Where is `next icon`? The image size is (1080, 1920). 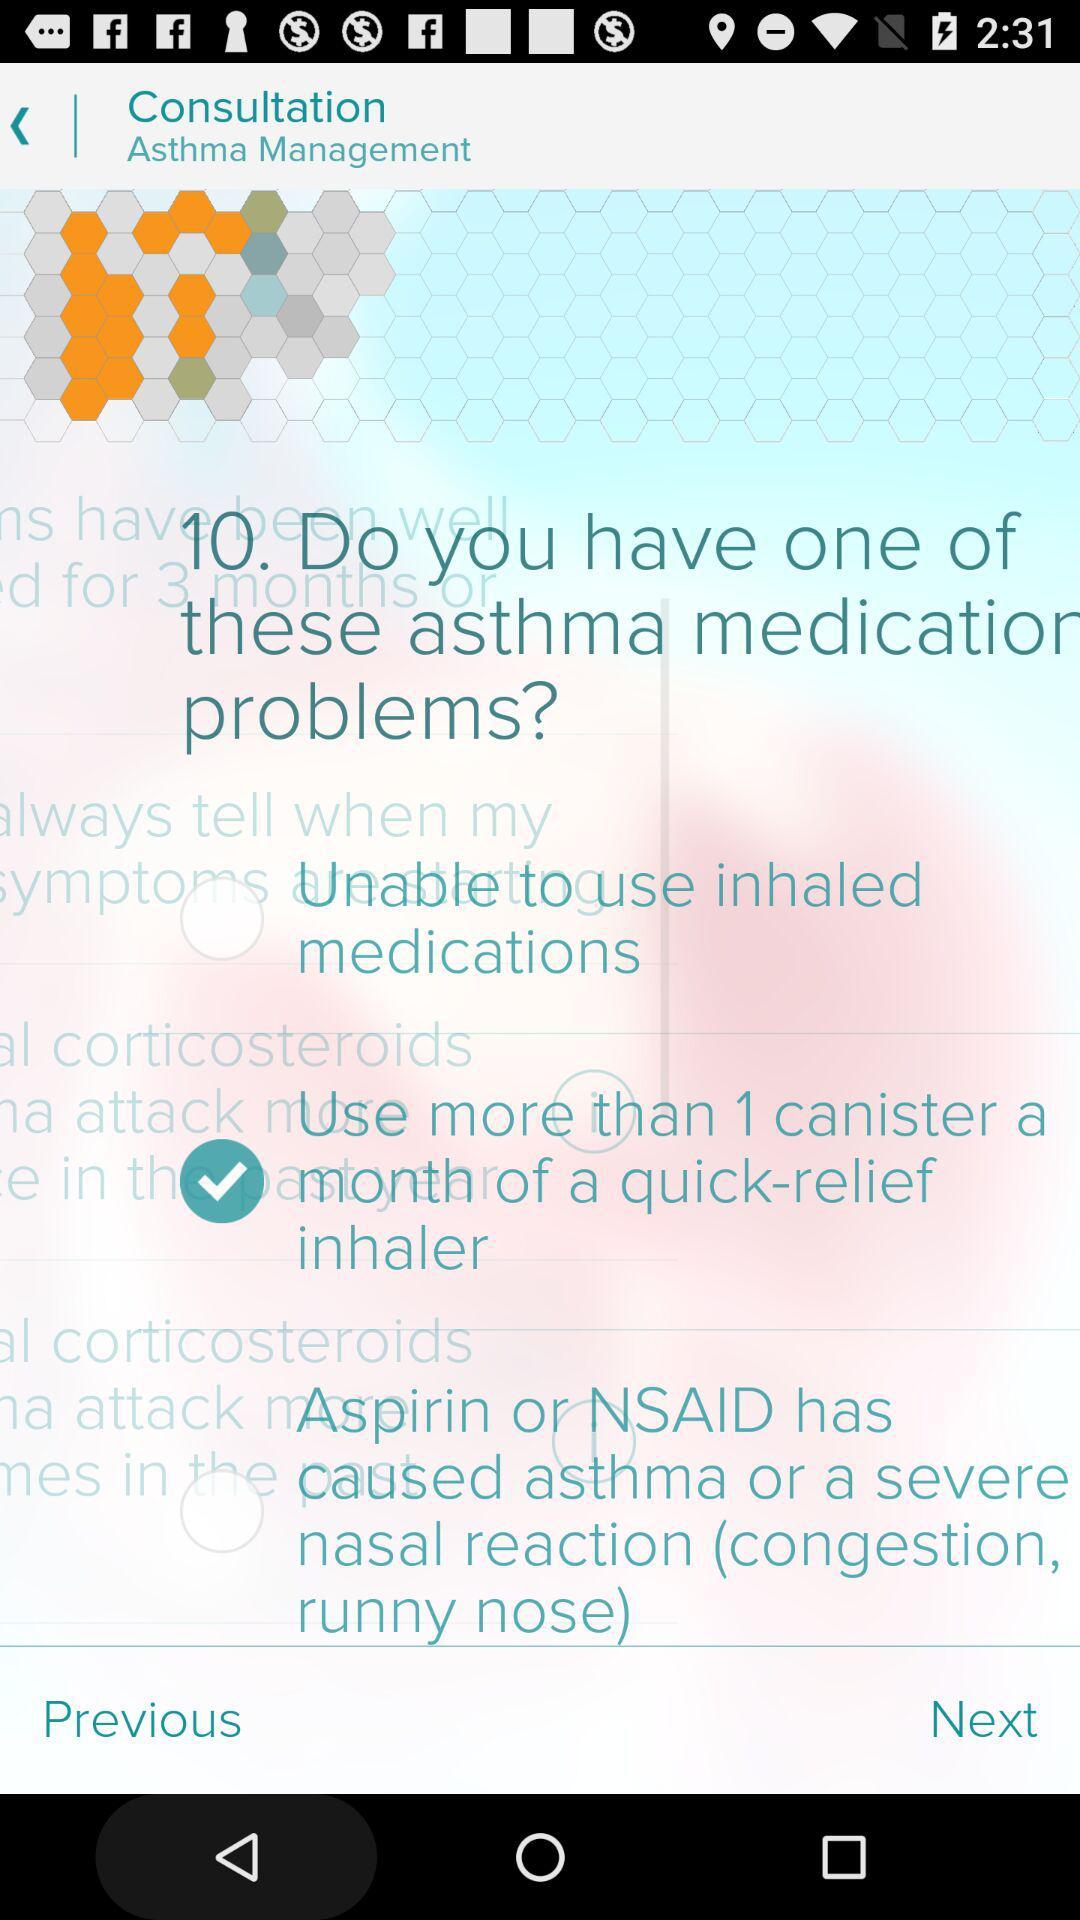 next icon is located at coordinates (810, 1719).